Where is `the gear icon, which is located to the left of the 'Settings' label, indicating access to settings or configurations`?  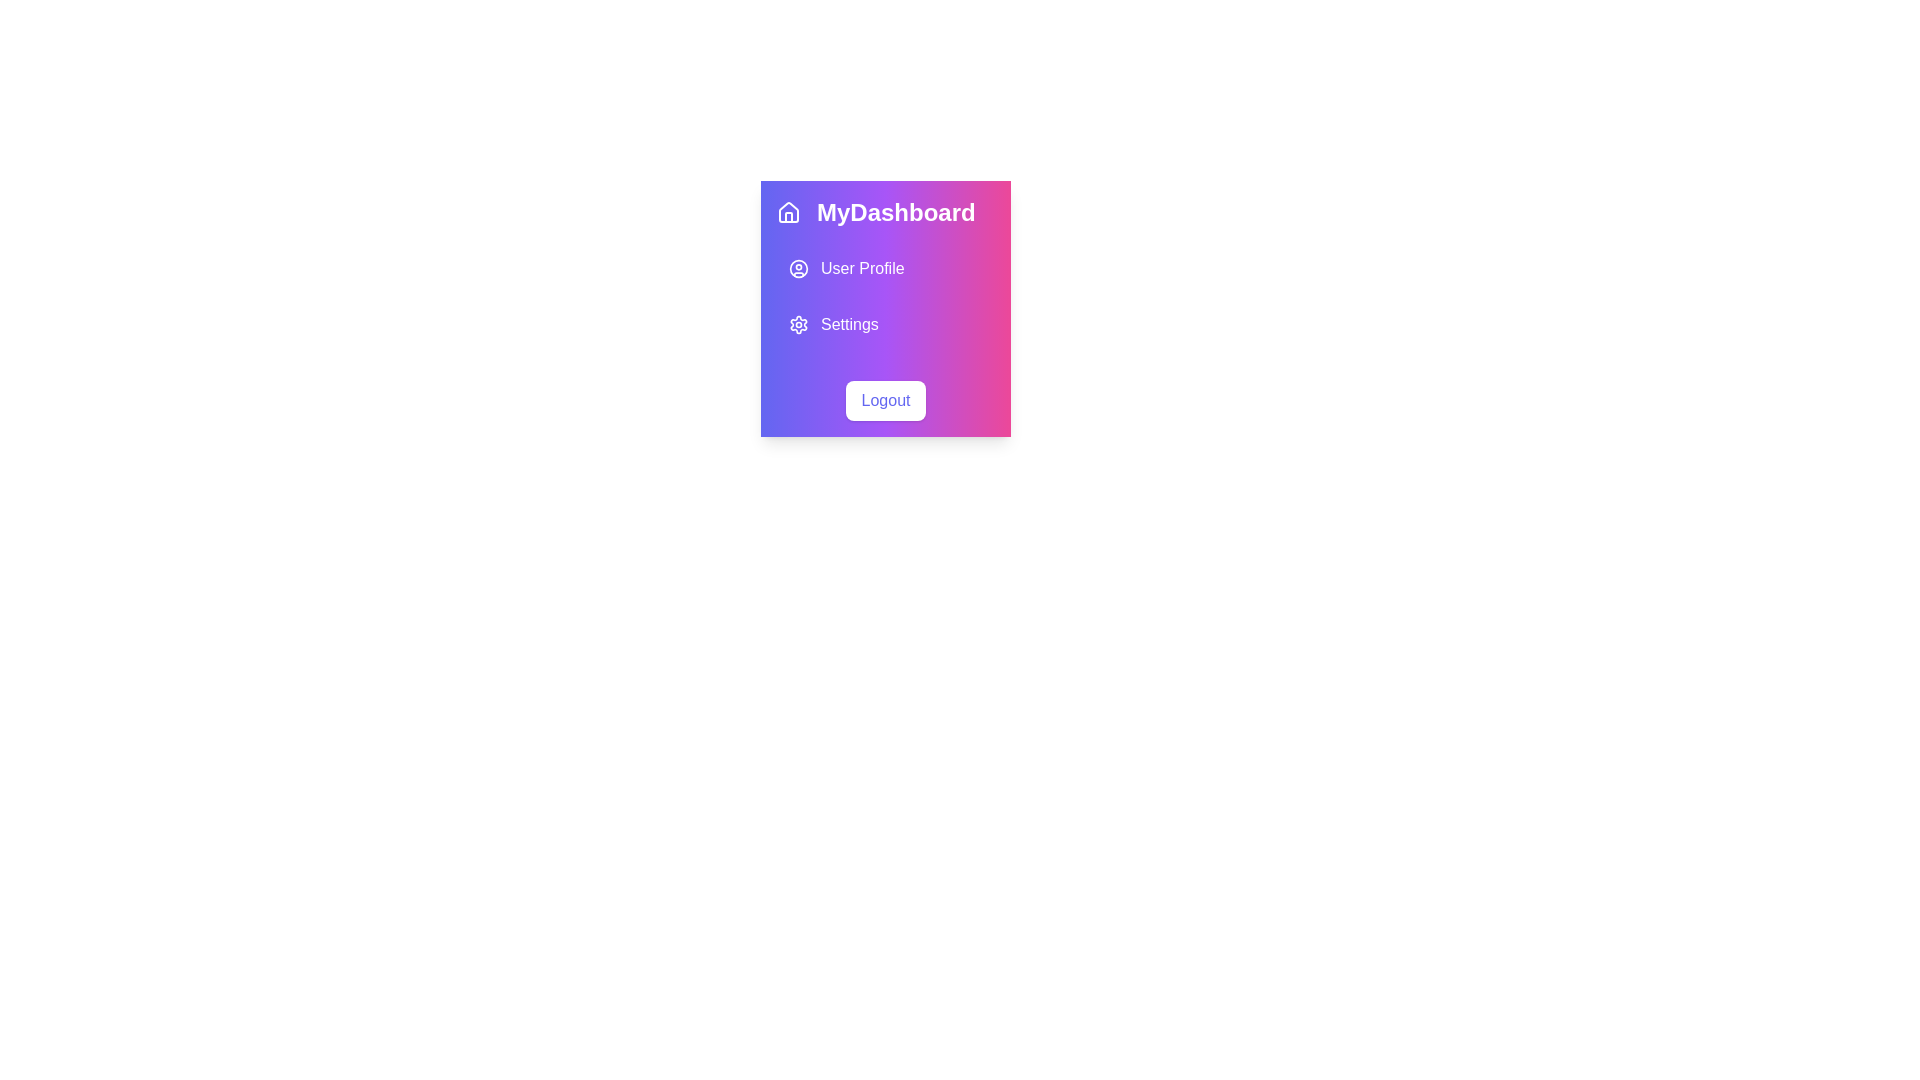
the gear icon, which is located to the left of the 'Settings' label, indicating access to settings or configurations is located at coordinates (797, 323).